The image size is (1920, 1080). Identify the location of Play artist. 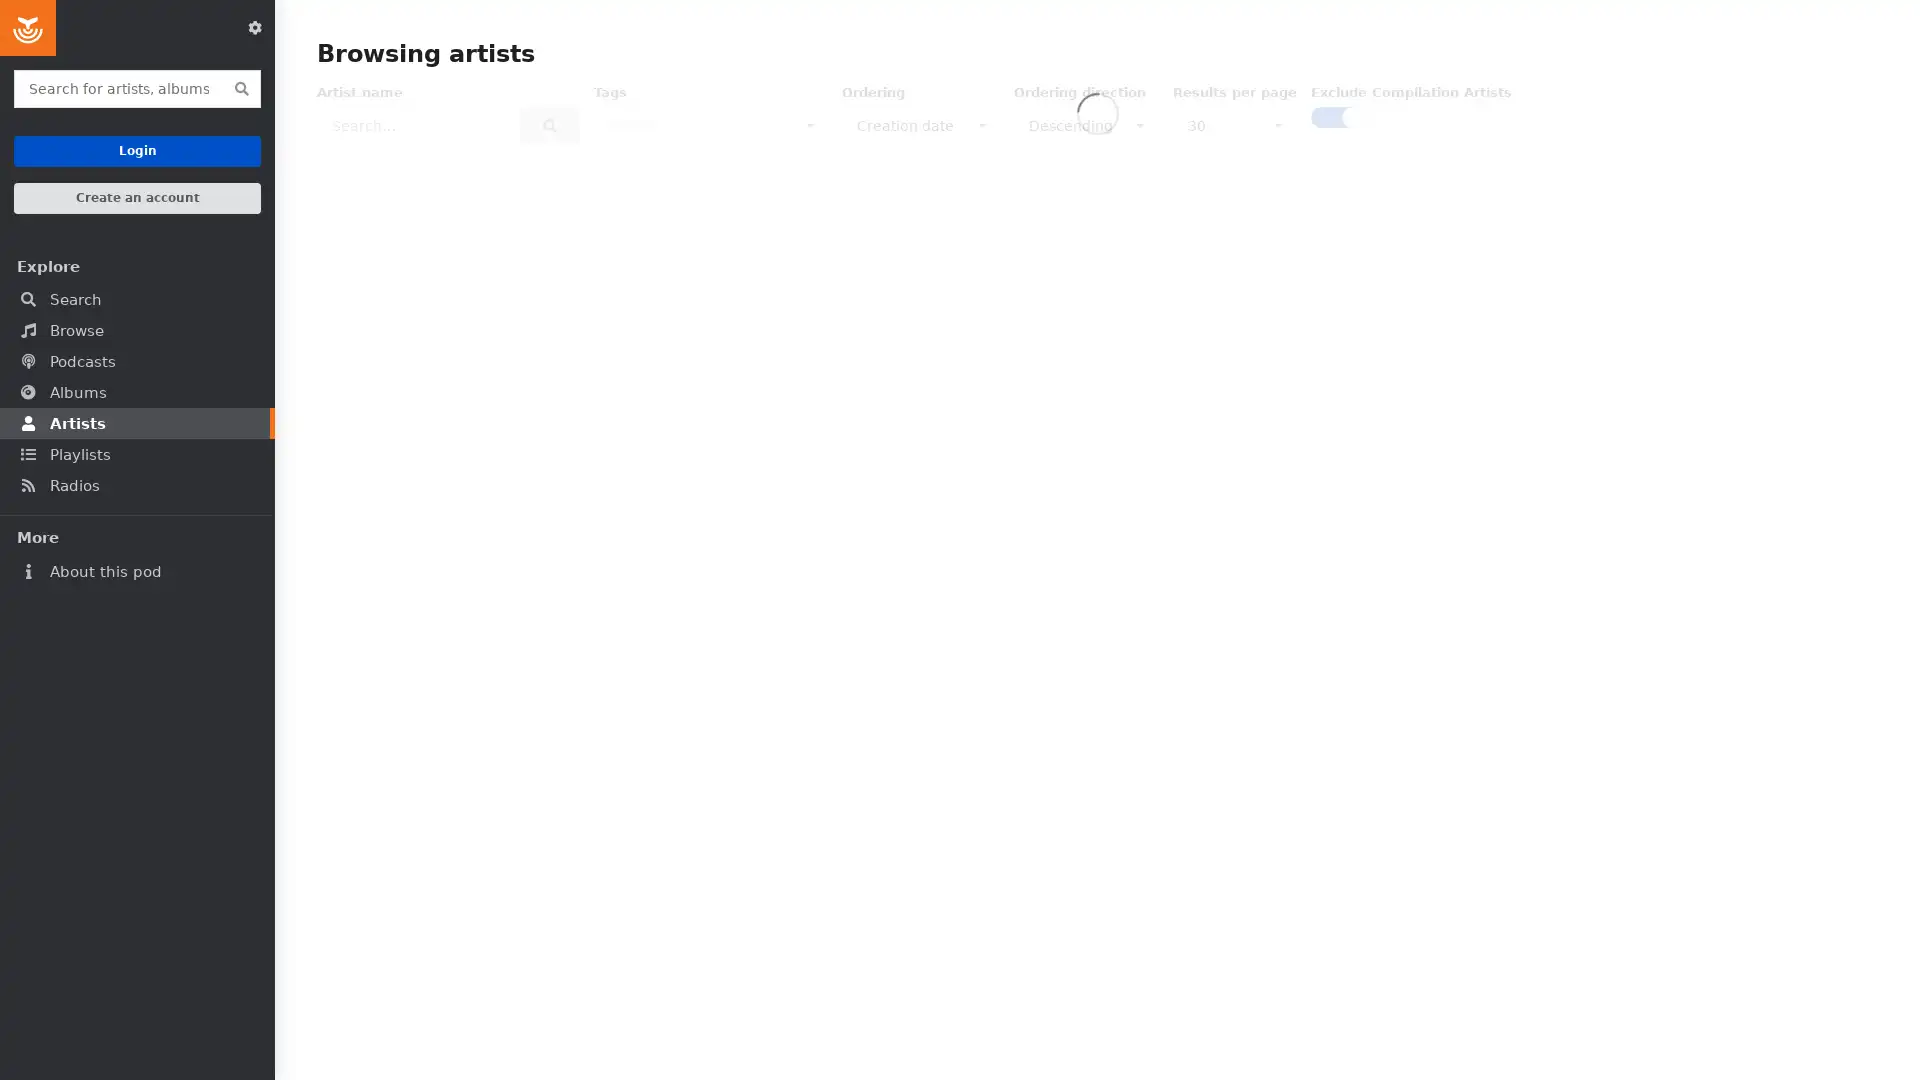
(1568, 1035).